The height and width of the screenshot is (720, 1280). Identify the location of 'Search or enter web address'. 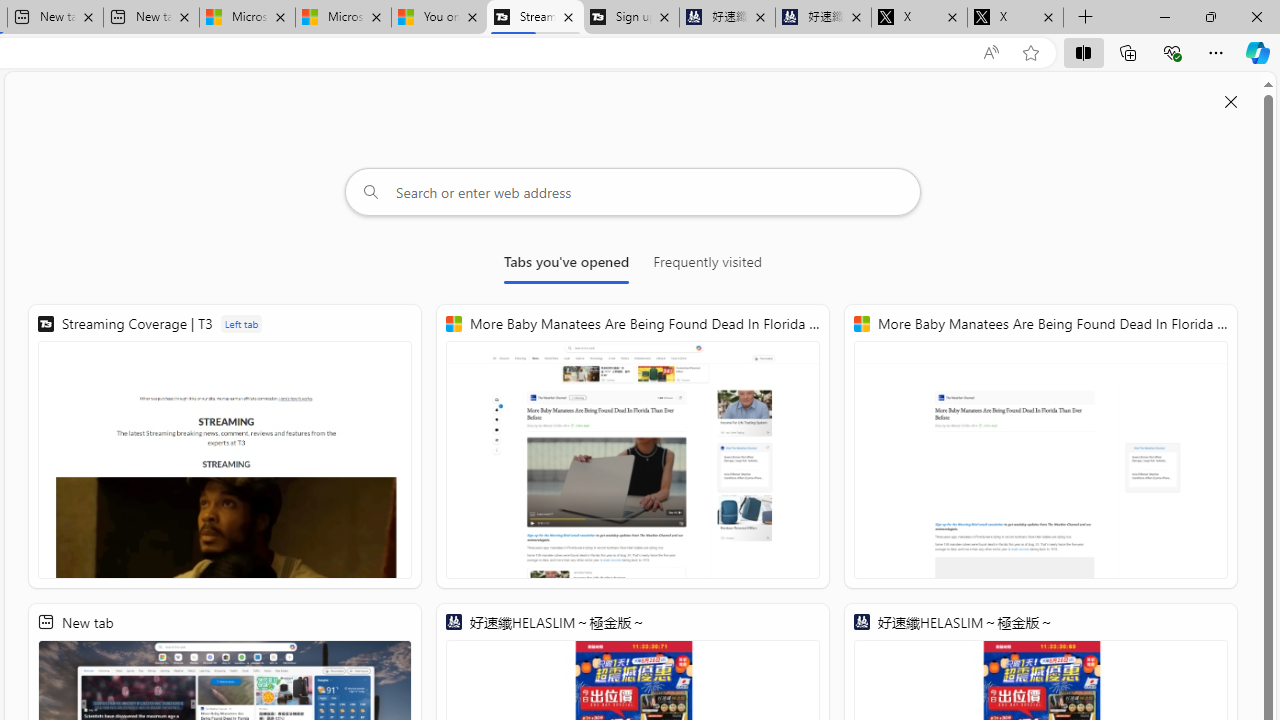
(632, 191).